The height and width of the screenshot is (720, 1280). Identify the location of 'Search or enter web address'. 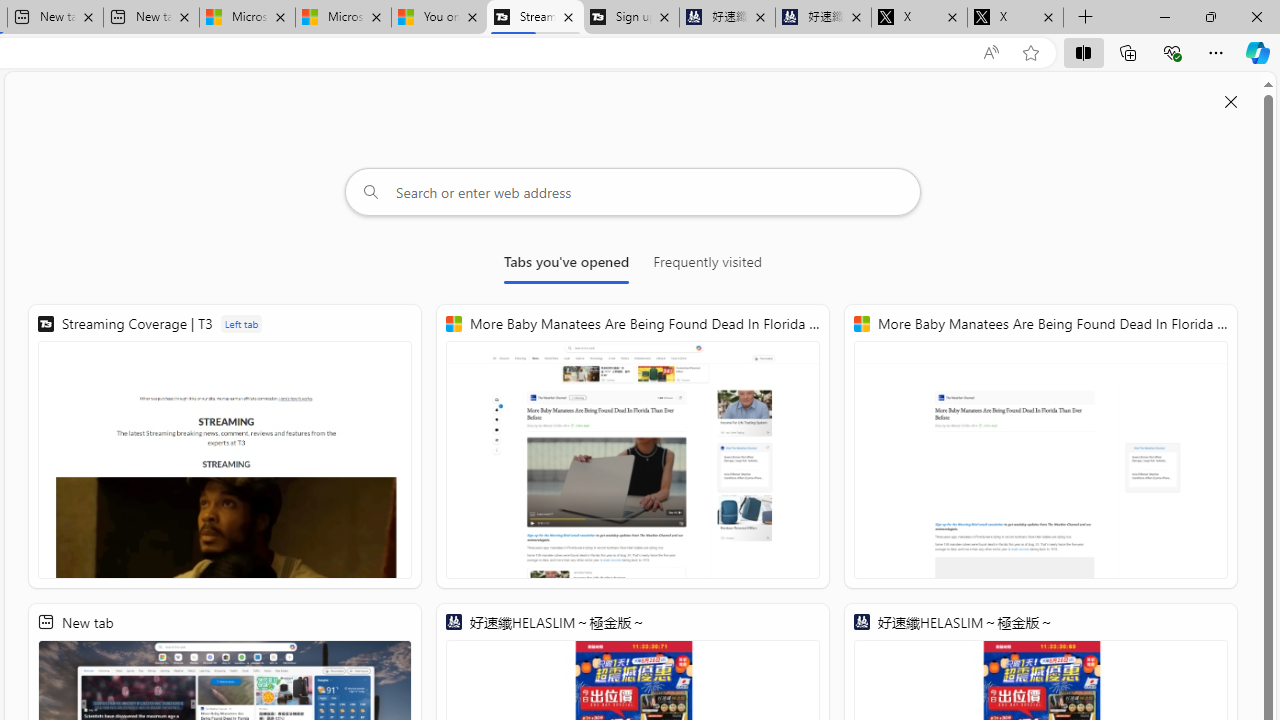
(632, 191).